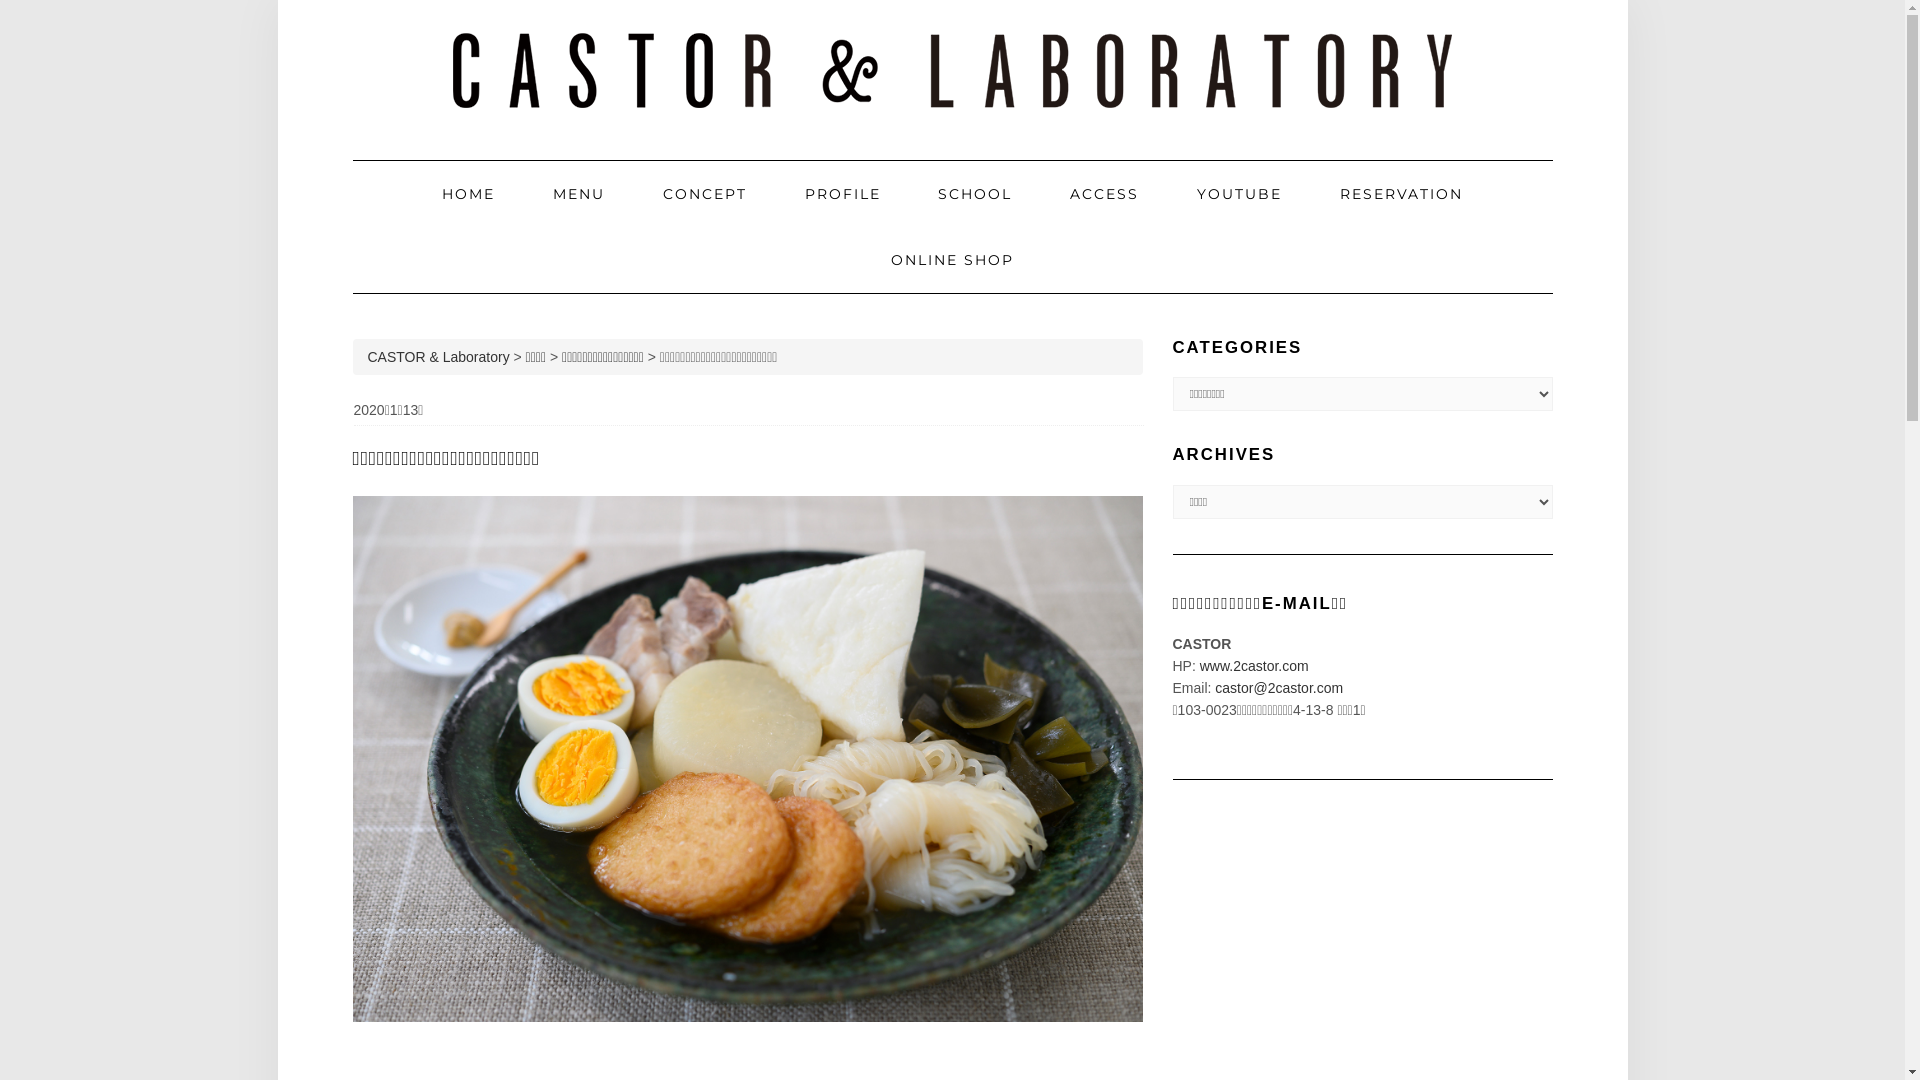  What do you see at coordinates (1400, 193) in the screenshot?
I see `'RESERVATION'` at bounding box center [1400, 193].